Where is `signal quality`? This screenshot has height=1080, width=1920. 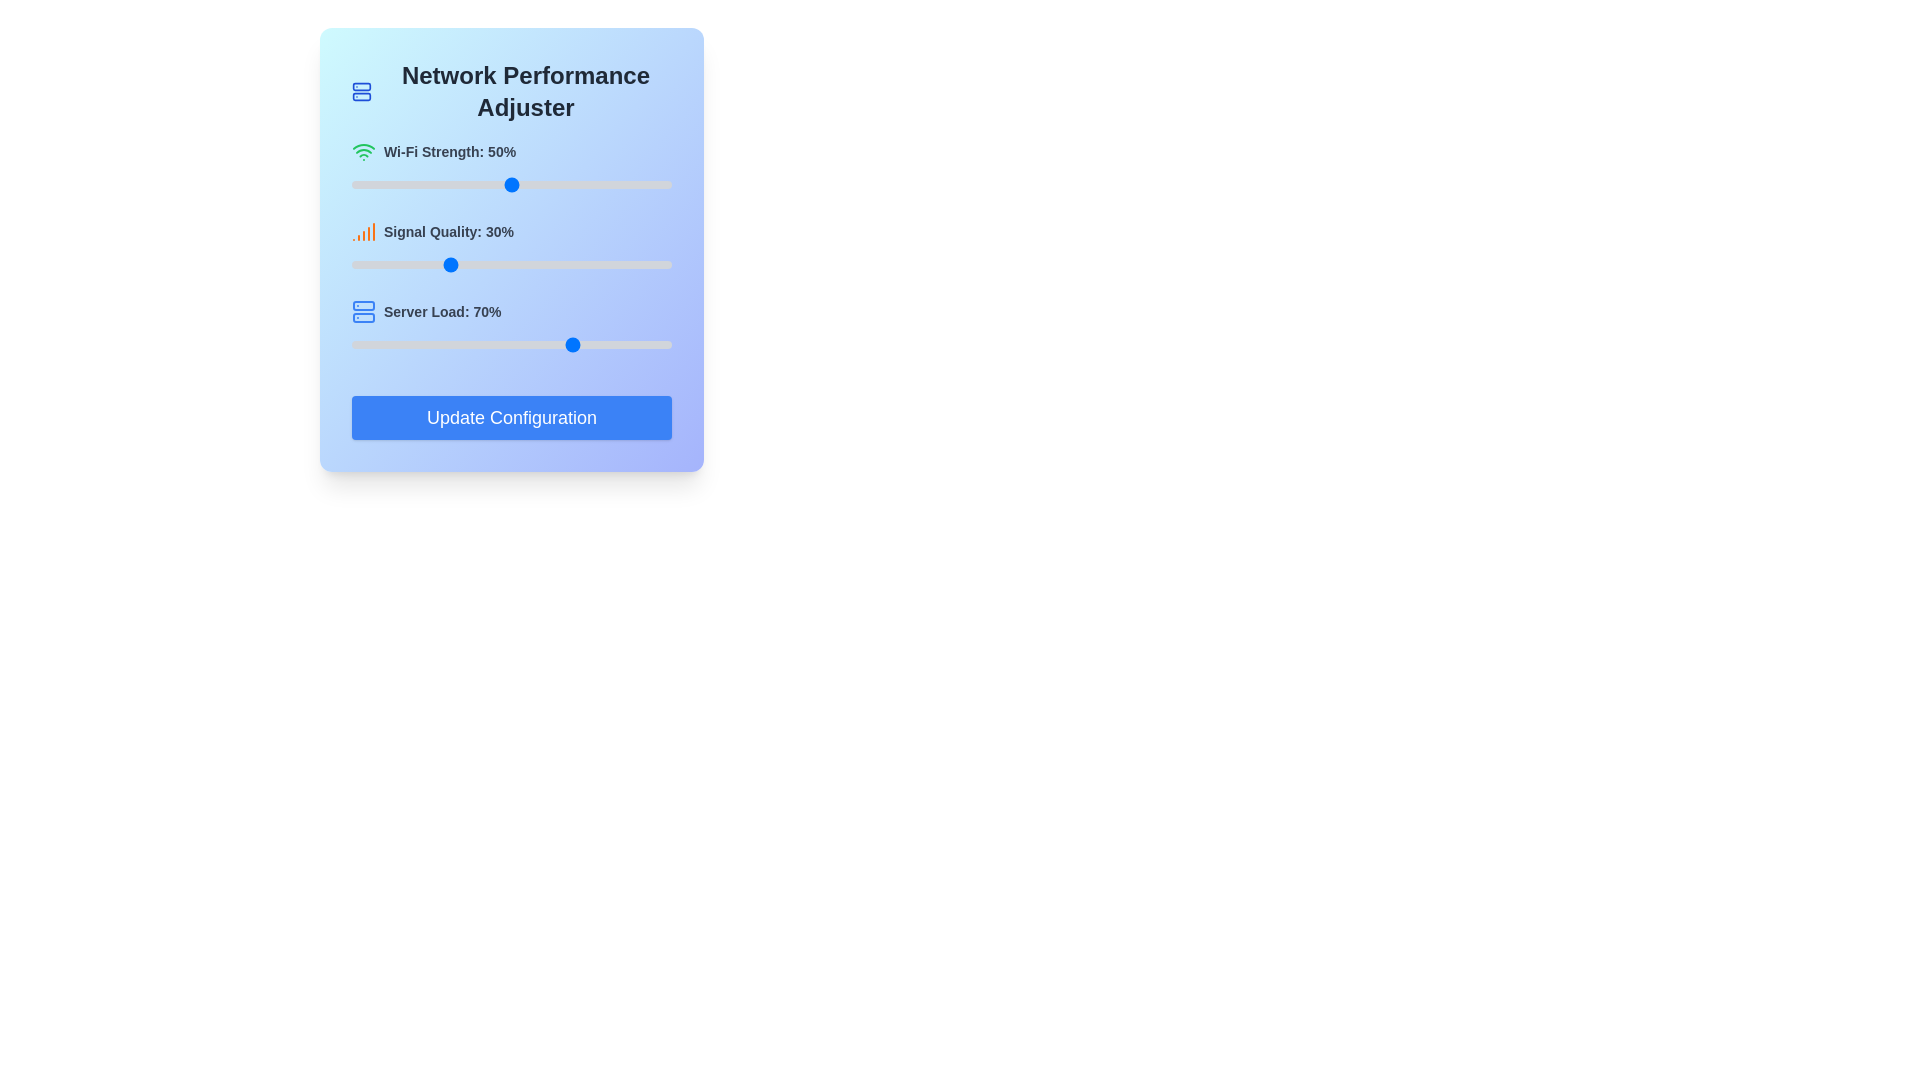 signal quality is located at coordinates (387, 264).